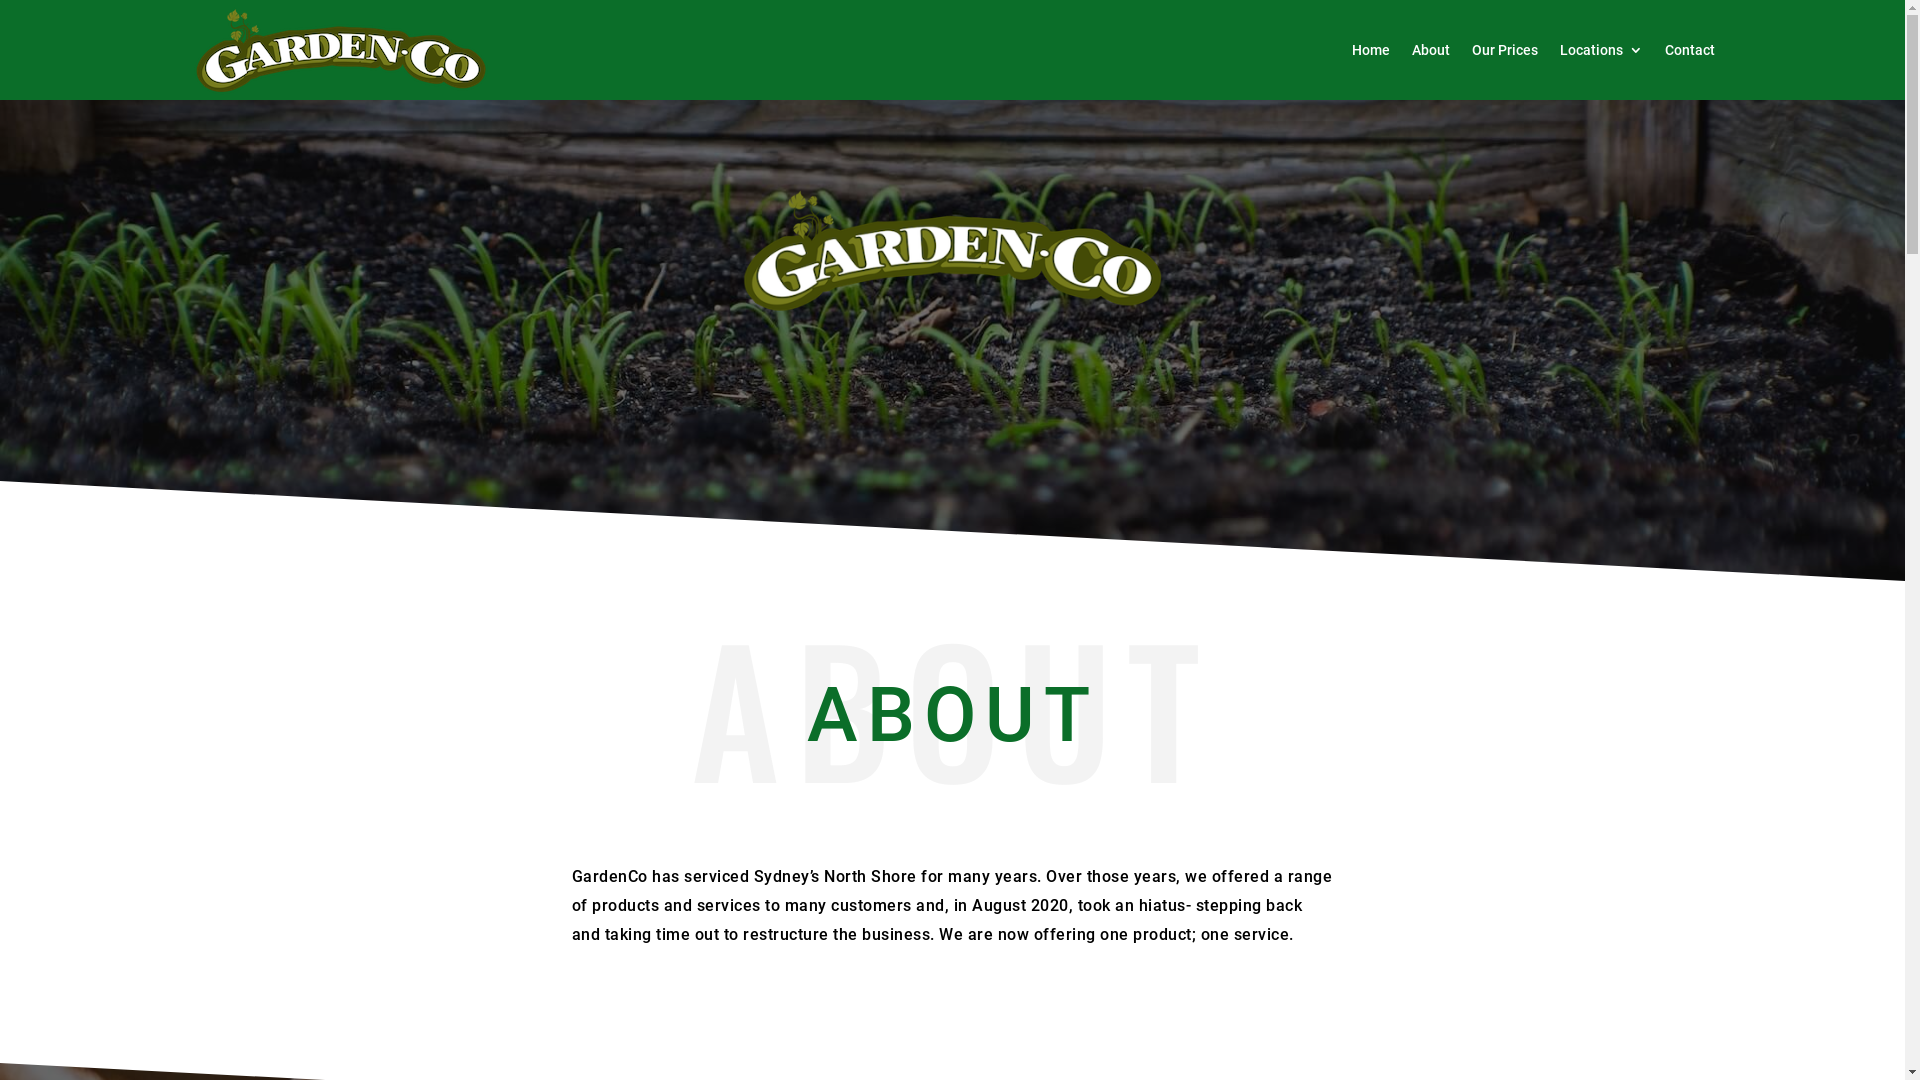 The image size is (1920, 1080). I want to click on 'About', so click(1429, 49).